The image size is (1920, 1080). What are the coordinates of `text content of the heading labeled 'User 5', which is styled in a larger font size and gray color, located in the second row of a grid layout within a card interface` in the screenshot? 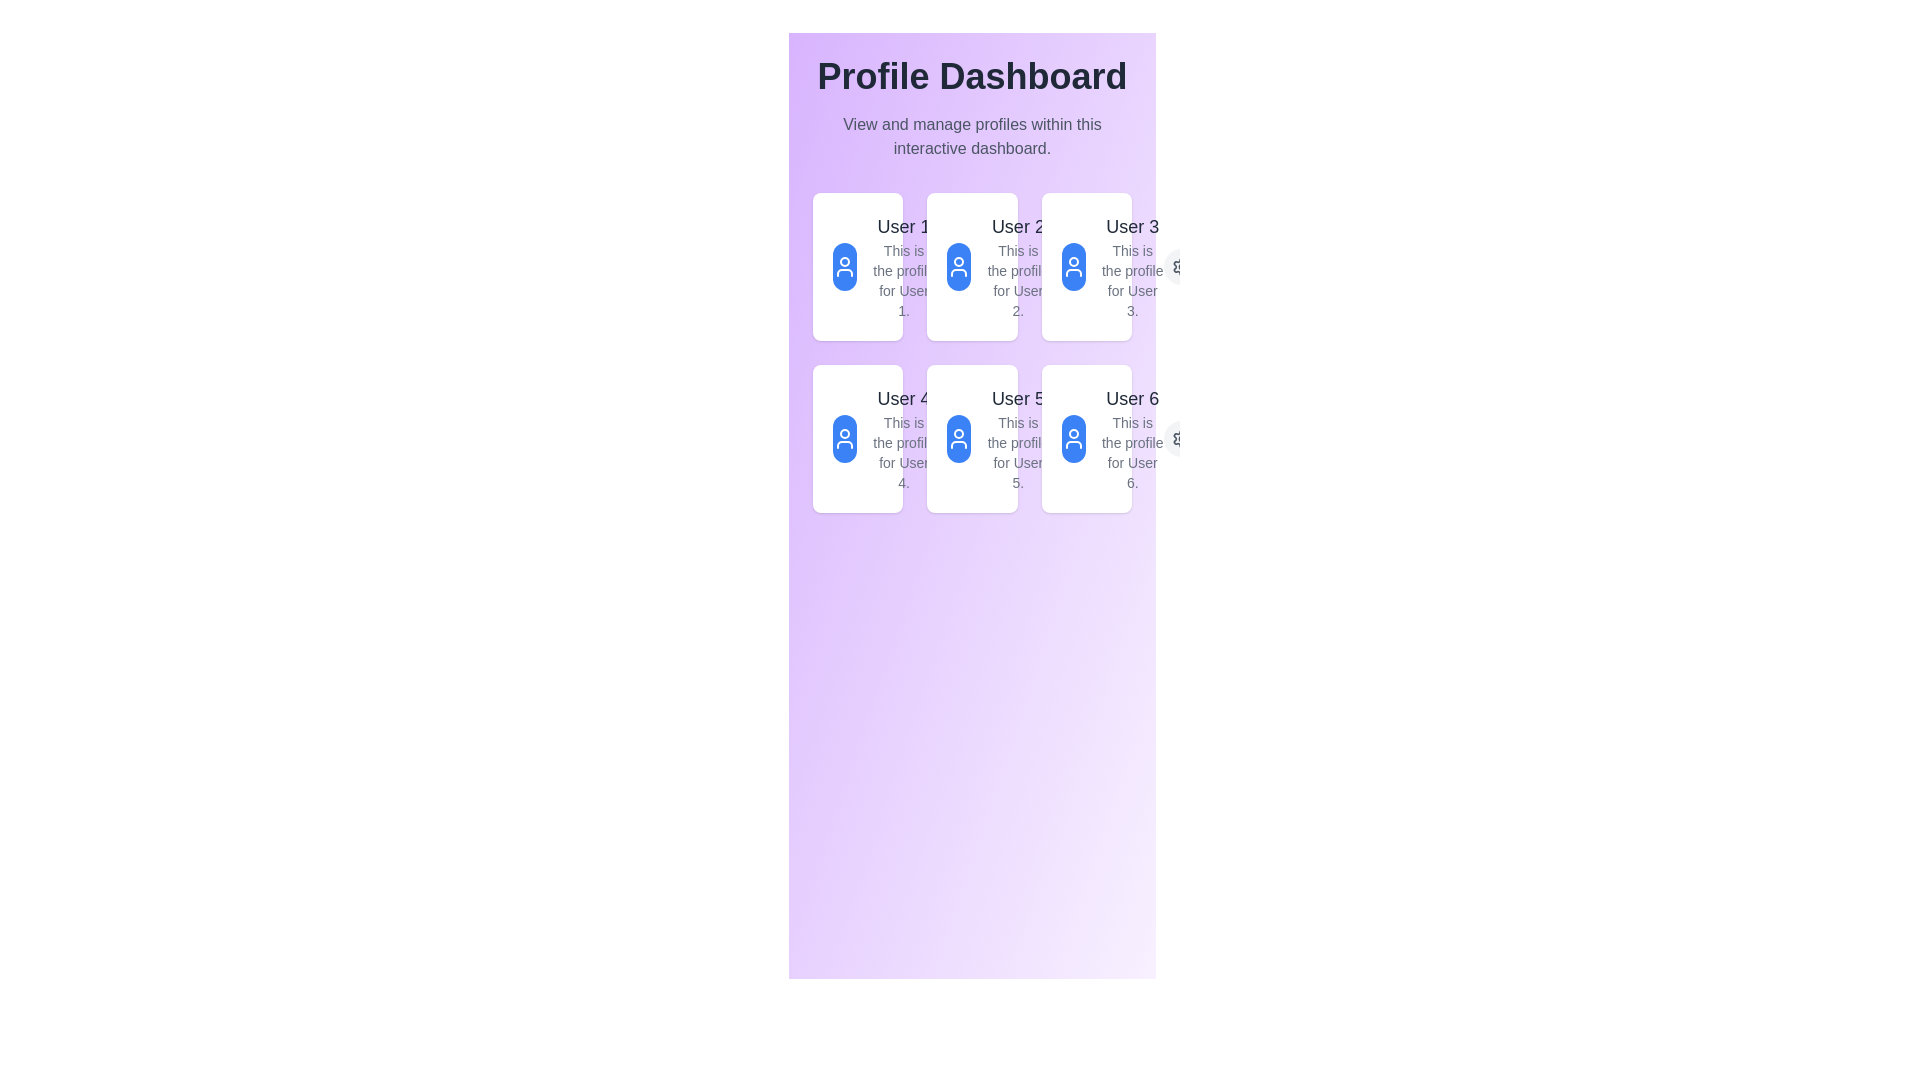 It's located at (1018, 398).